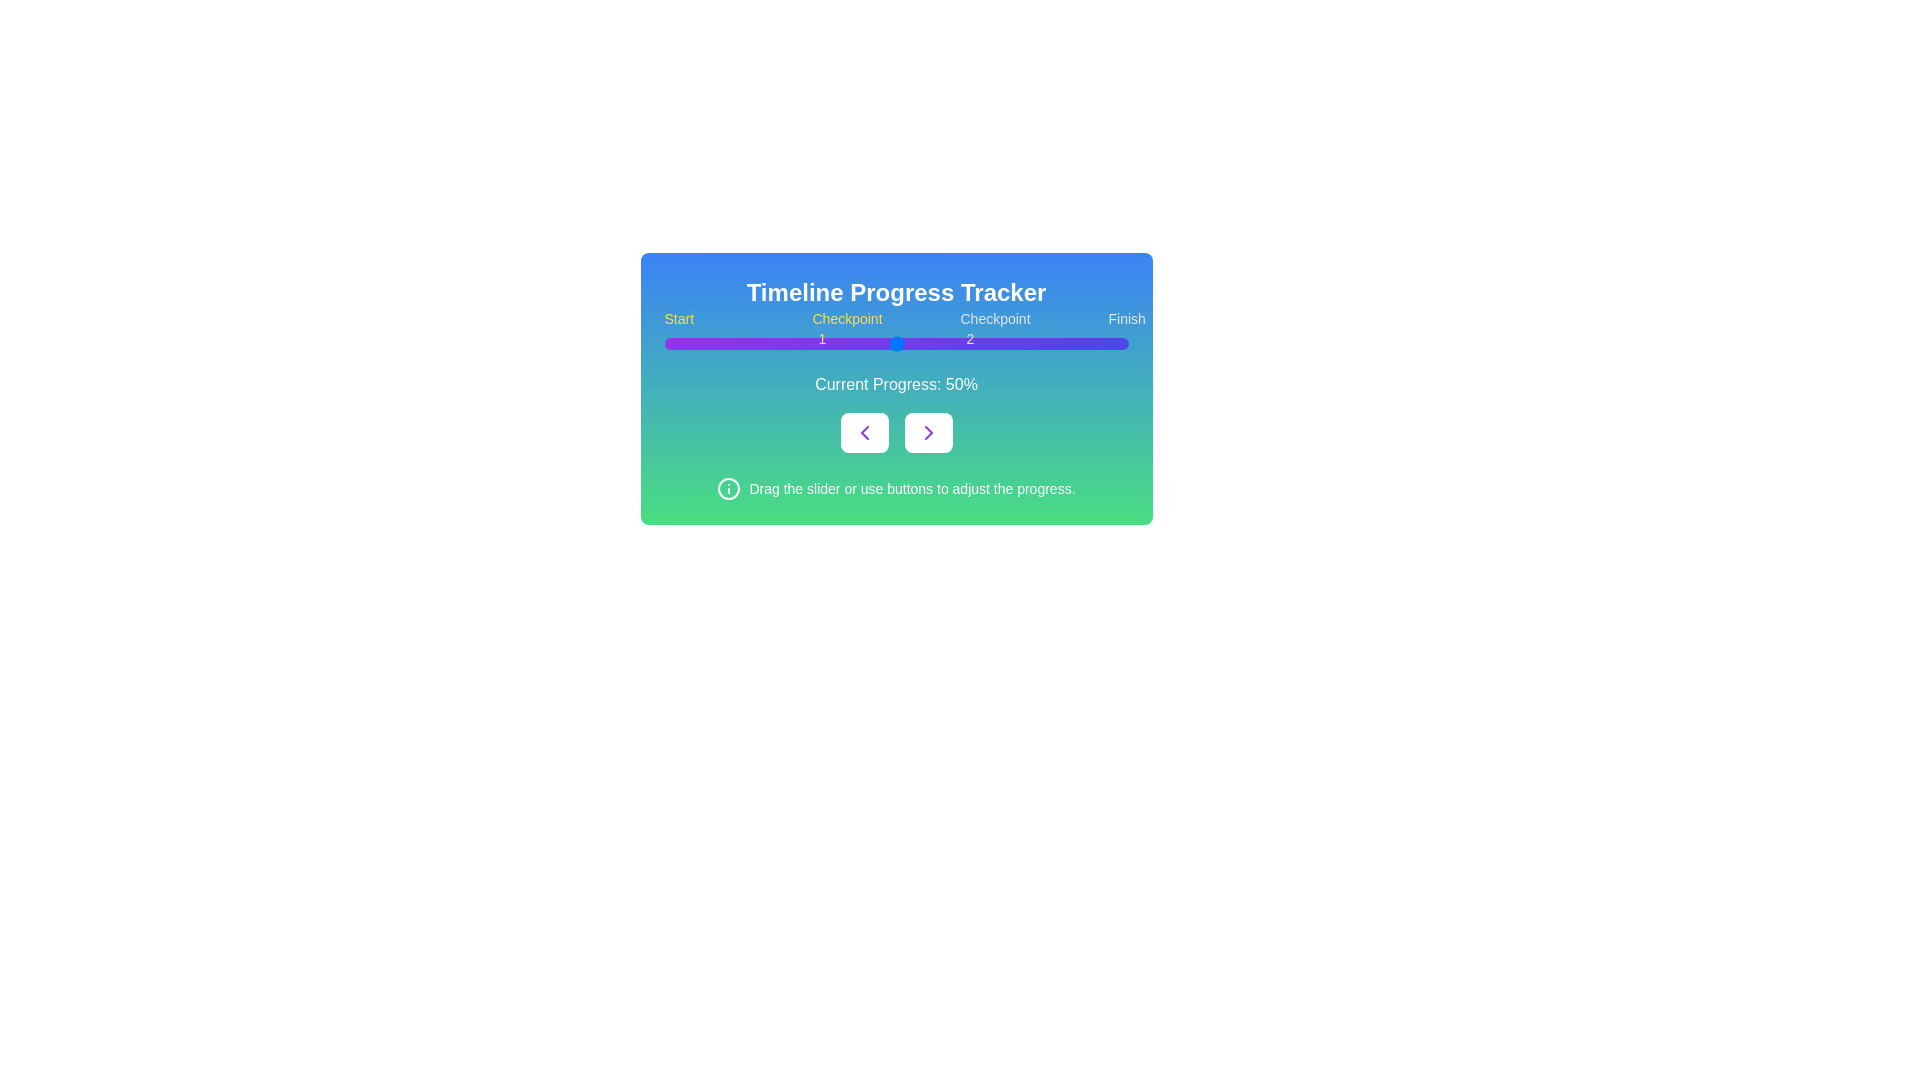 Image resolution: width=1920 pixels, height=1080 pixels. I want to click on the progress, so click(1040, 342).